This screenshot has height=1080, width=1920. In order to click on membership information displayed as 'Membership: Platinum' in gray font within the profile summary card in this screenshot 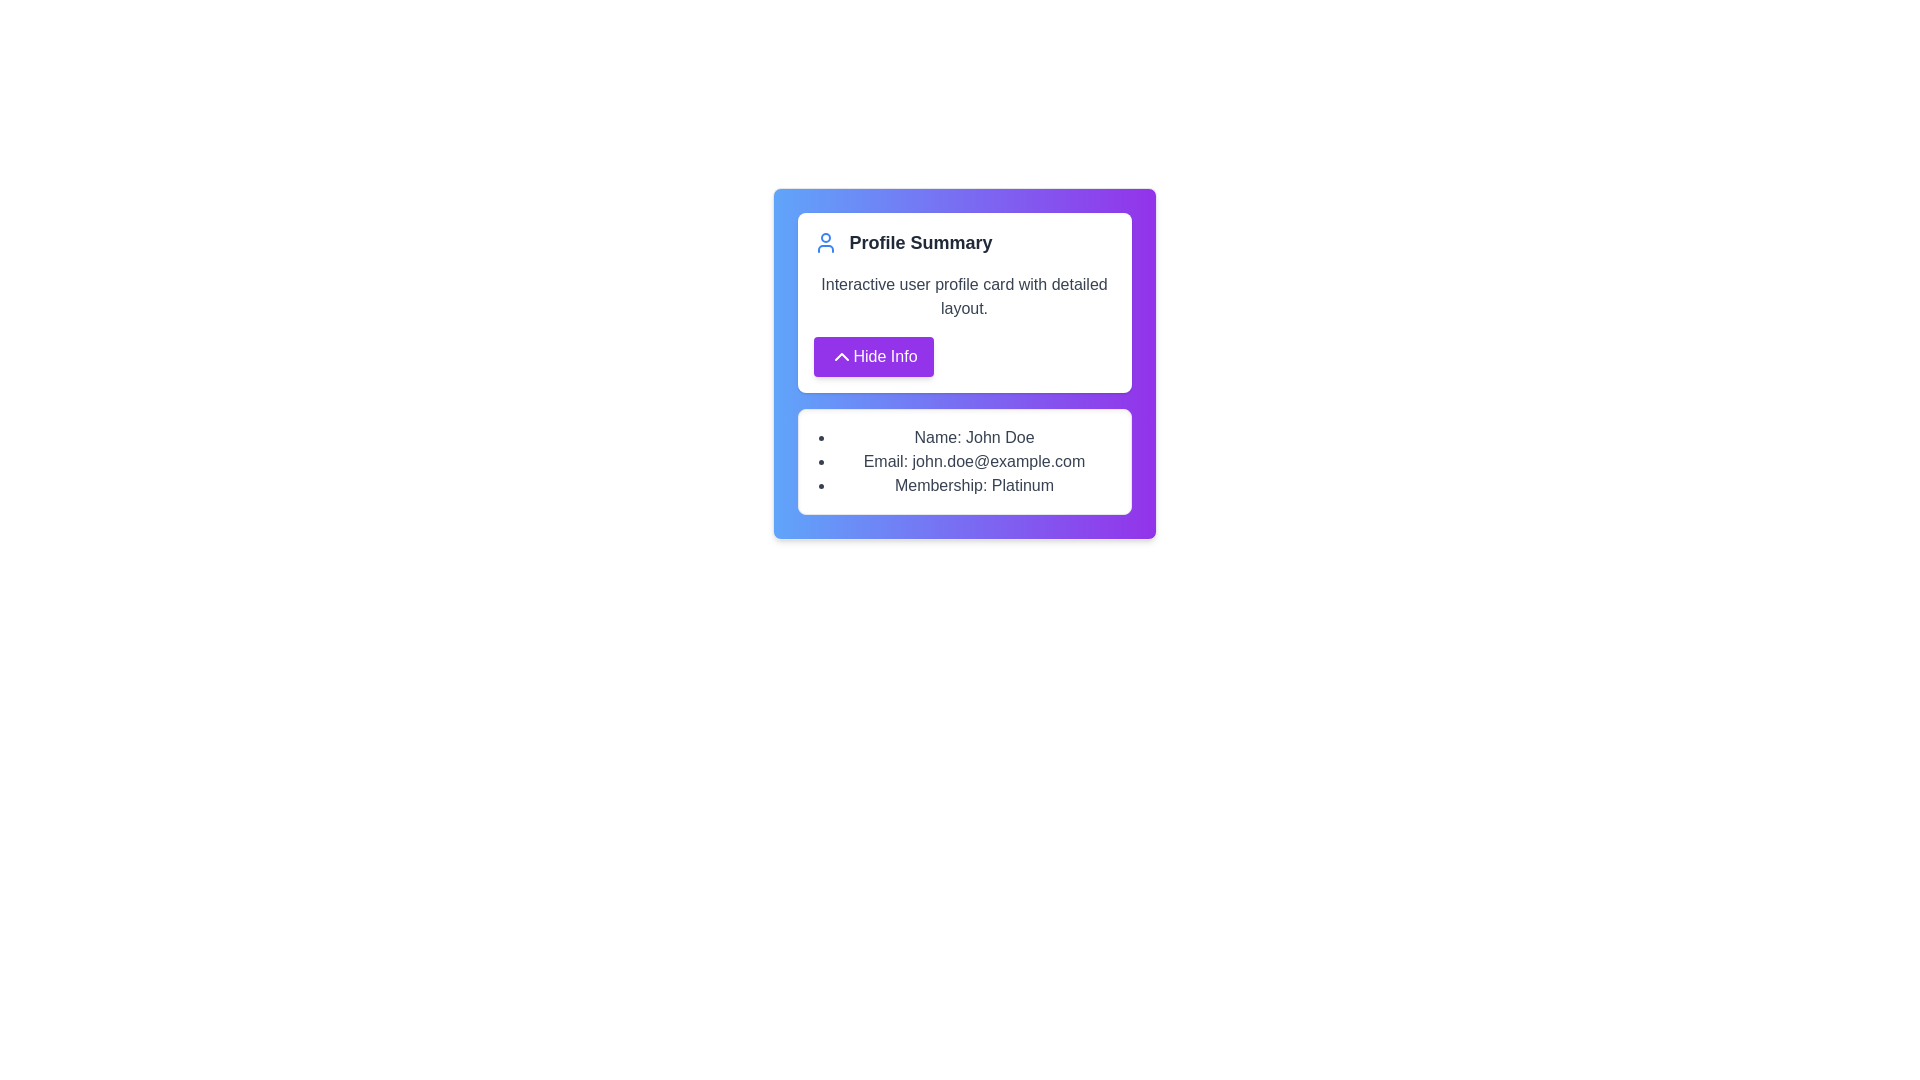, I will do `click(974, 486)`.